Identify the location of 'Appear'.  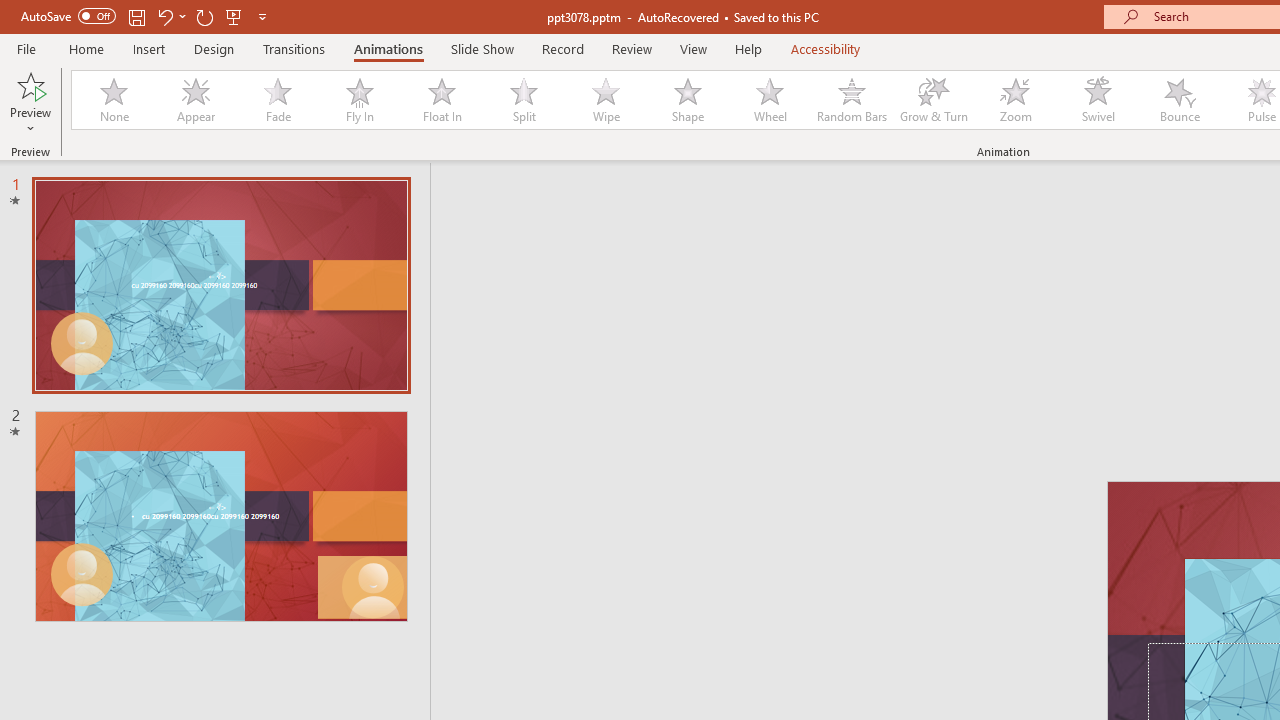
(195, 100).